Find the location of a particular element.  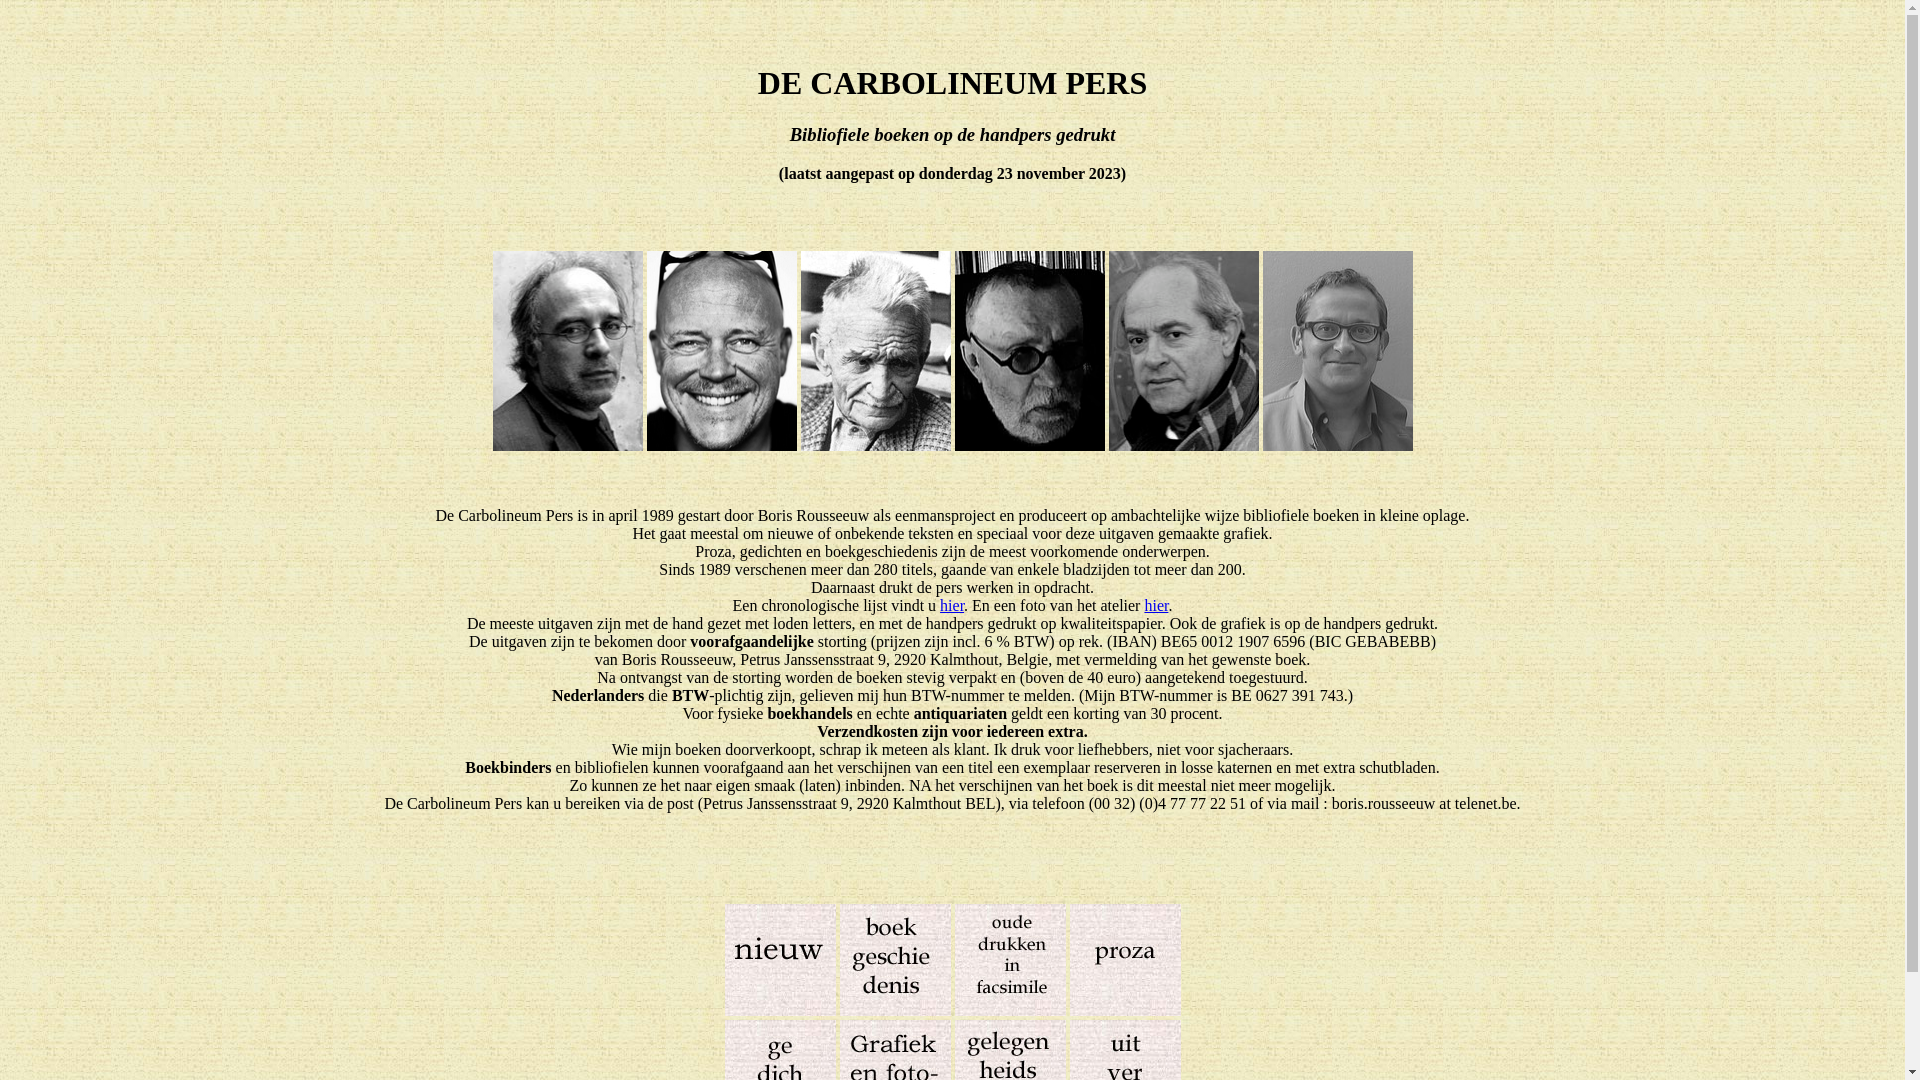

'hier' is located at coordinates (939, 604).